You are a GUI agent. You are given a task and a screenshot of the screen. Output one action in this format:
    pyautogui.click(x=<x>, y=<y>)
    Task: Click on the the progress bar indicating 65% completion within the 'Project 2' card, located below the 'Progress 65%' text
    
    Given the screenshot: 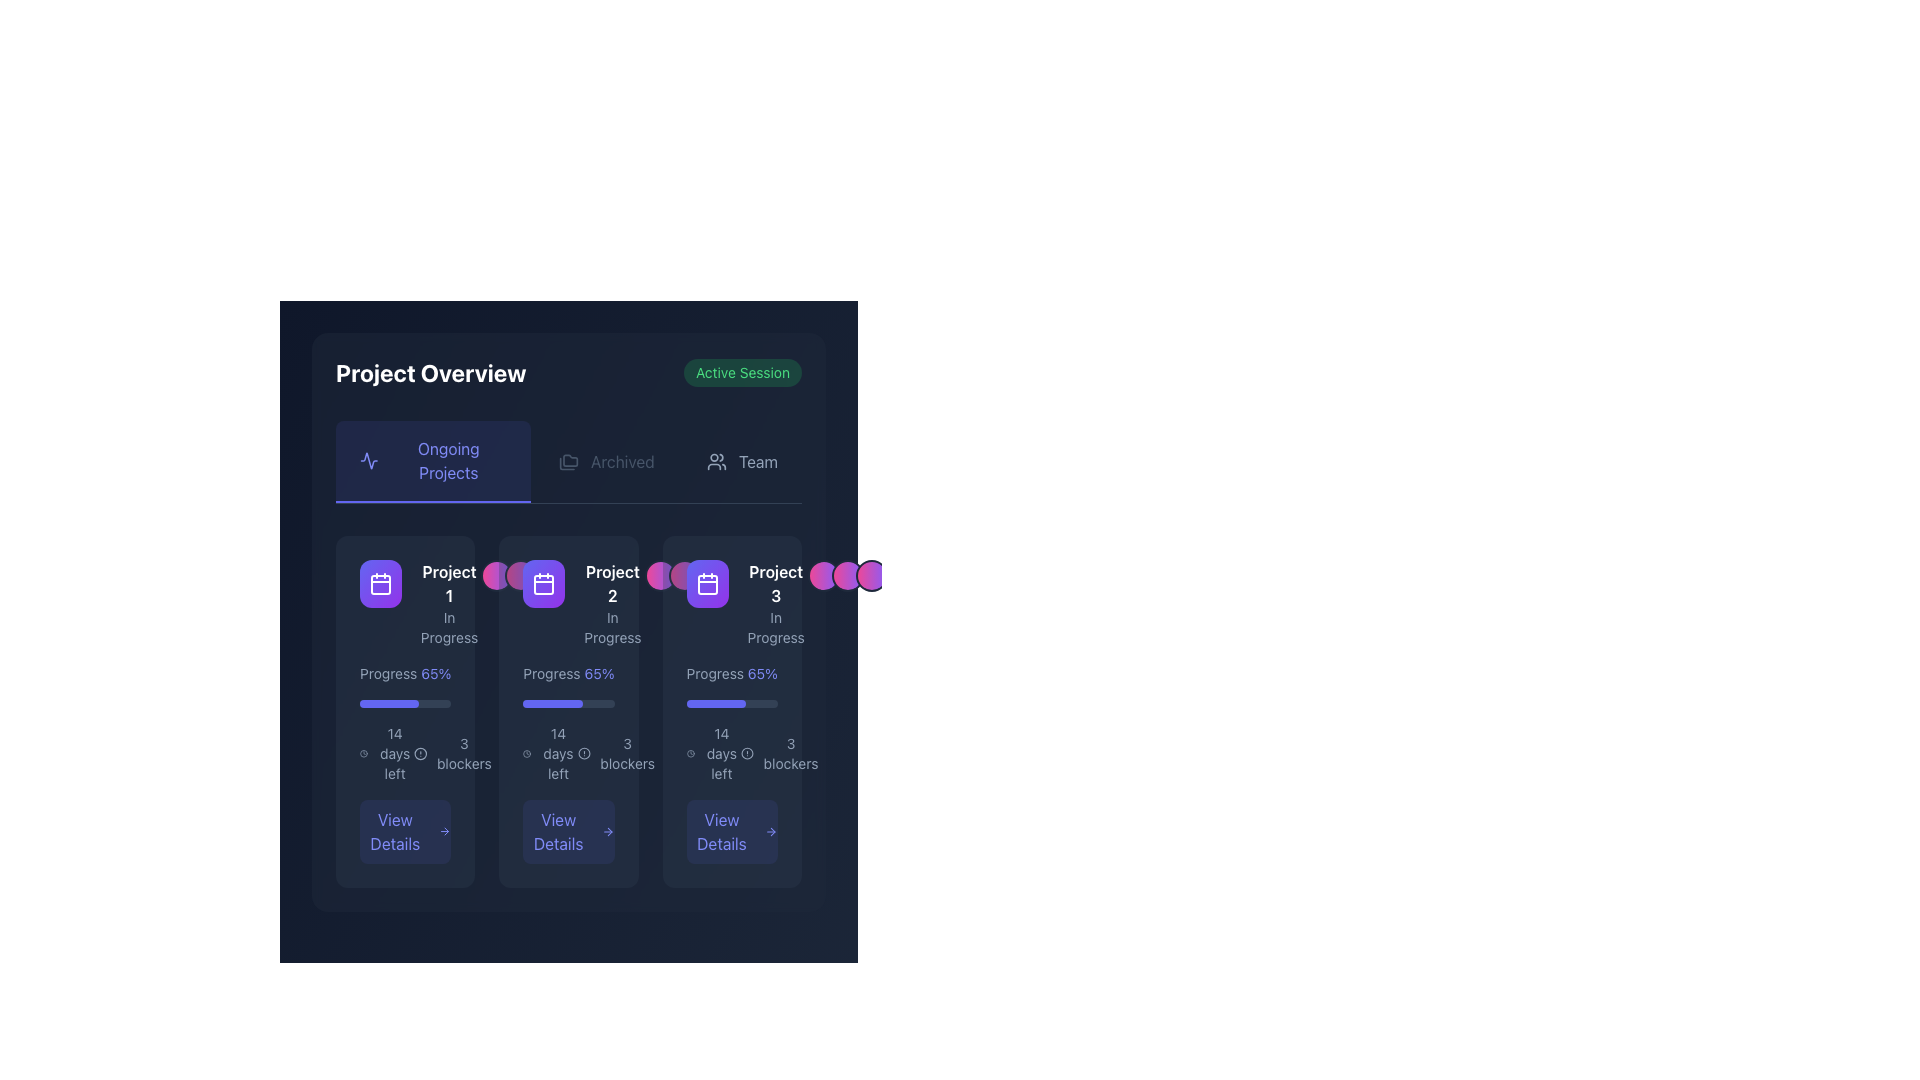 What is the action you would take?
    pyautogui.click(x=567, y=703)
    